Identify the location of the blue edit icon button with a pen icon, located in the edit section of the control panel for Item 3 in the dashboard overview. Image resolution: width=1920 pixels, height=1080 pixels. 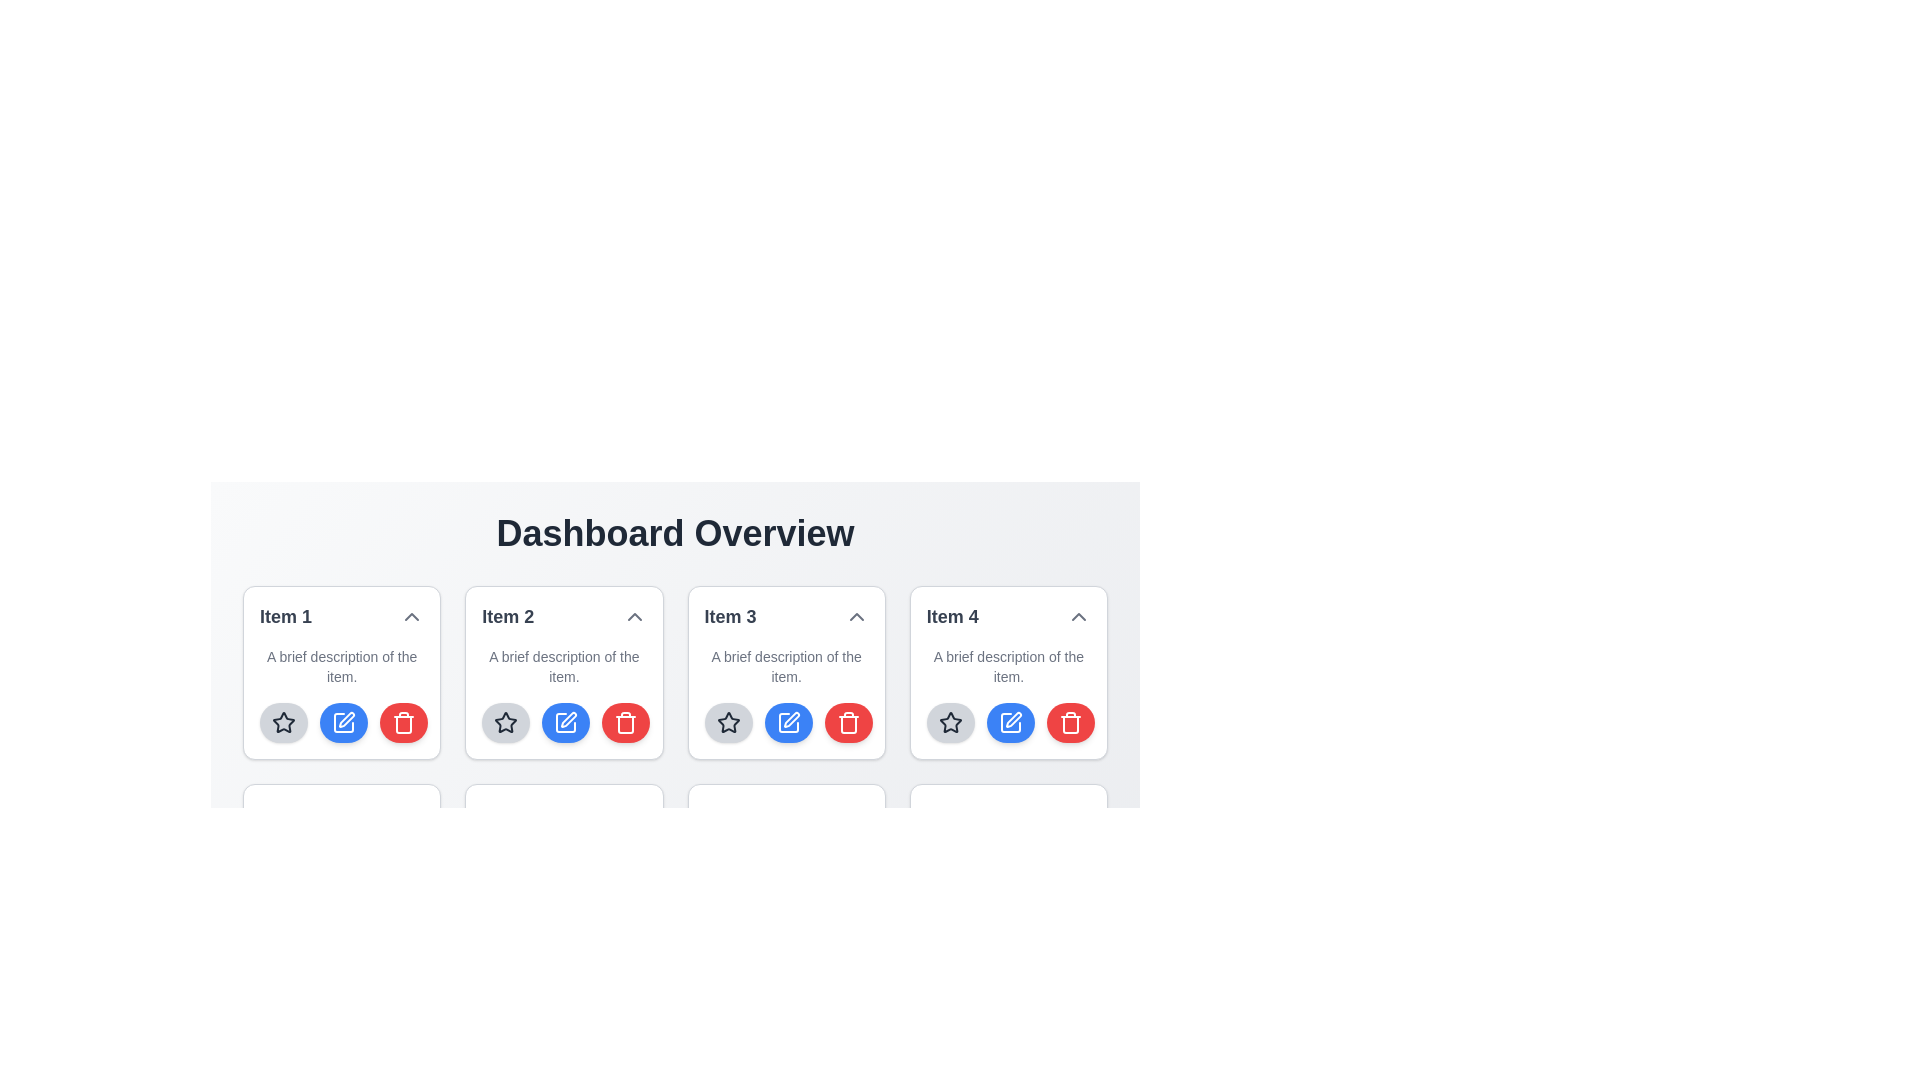
(790, 720).